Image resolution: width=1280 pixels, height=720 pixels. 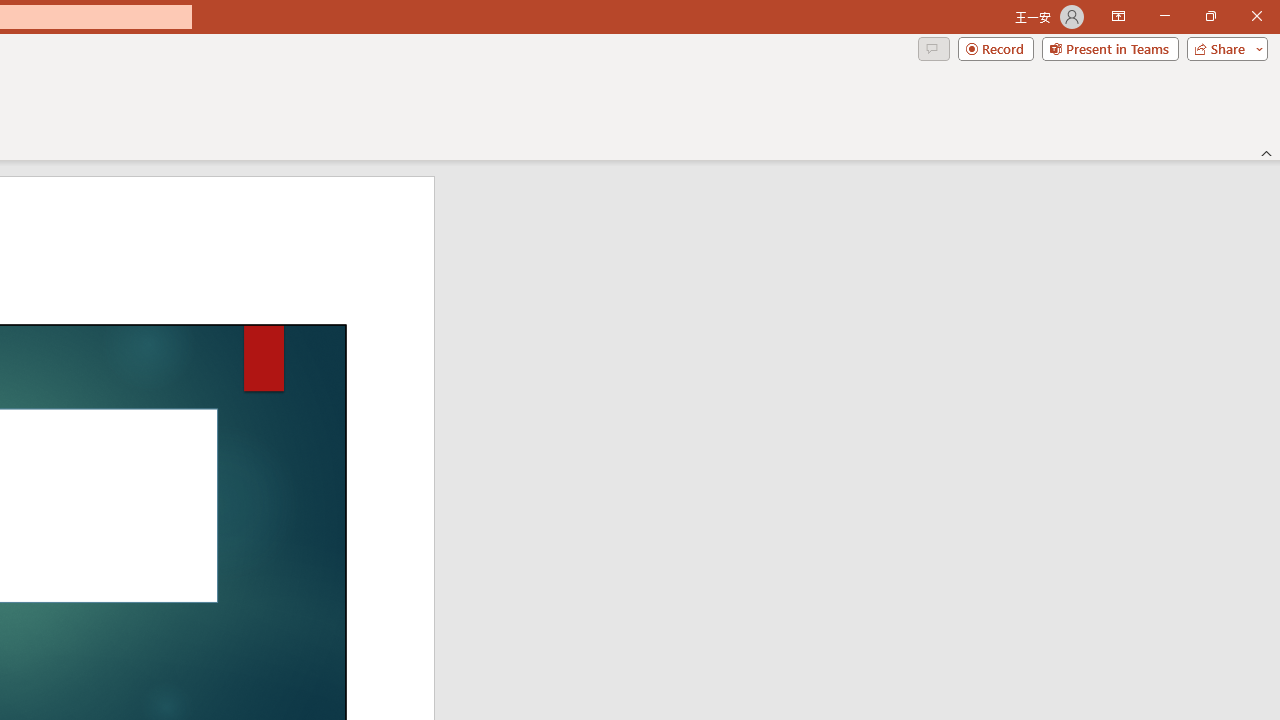 What do you see at coordinates (1209, 16) in the screenshot?
I see `'Restore Down'` at bounding box center [1209, 16].